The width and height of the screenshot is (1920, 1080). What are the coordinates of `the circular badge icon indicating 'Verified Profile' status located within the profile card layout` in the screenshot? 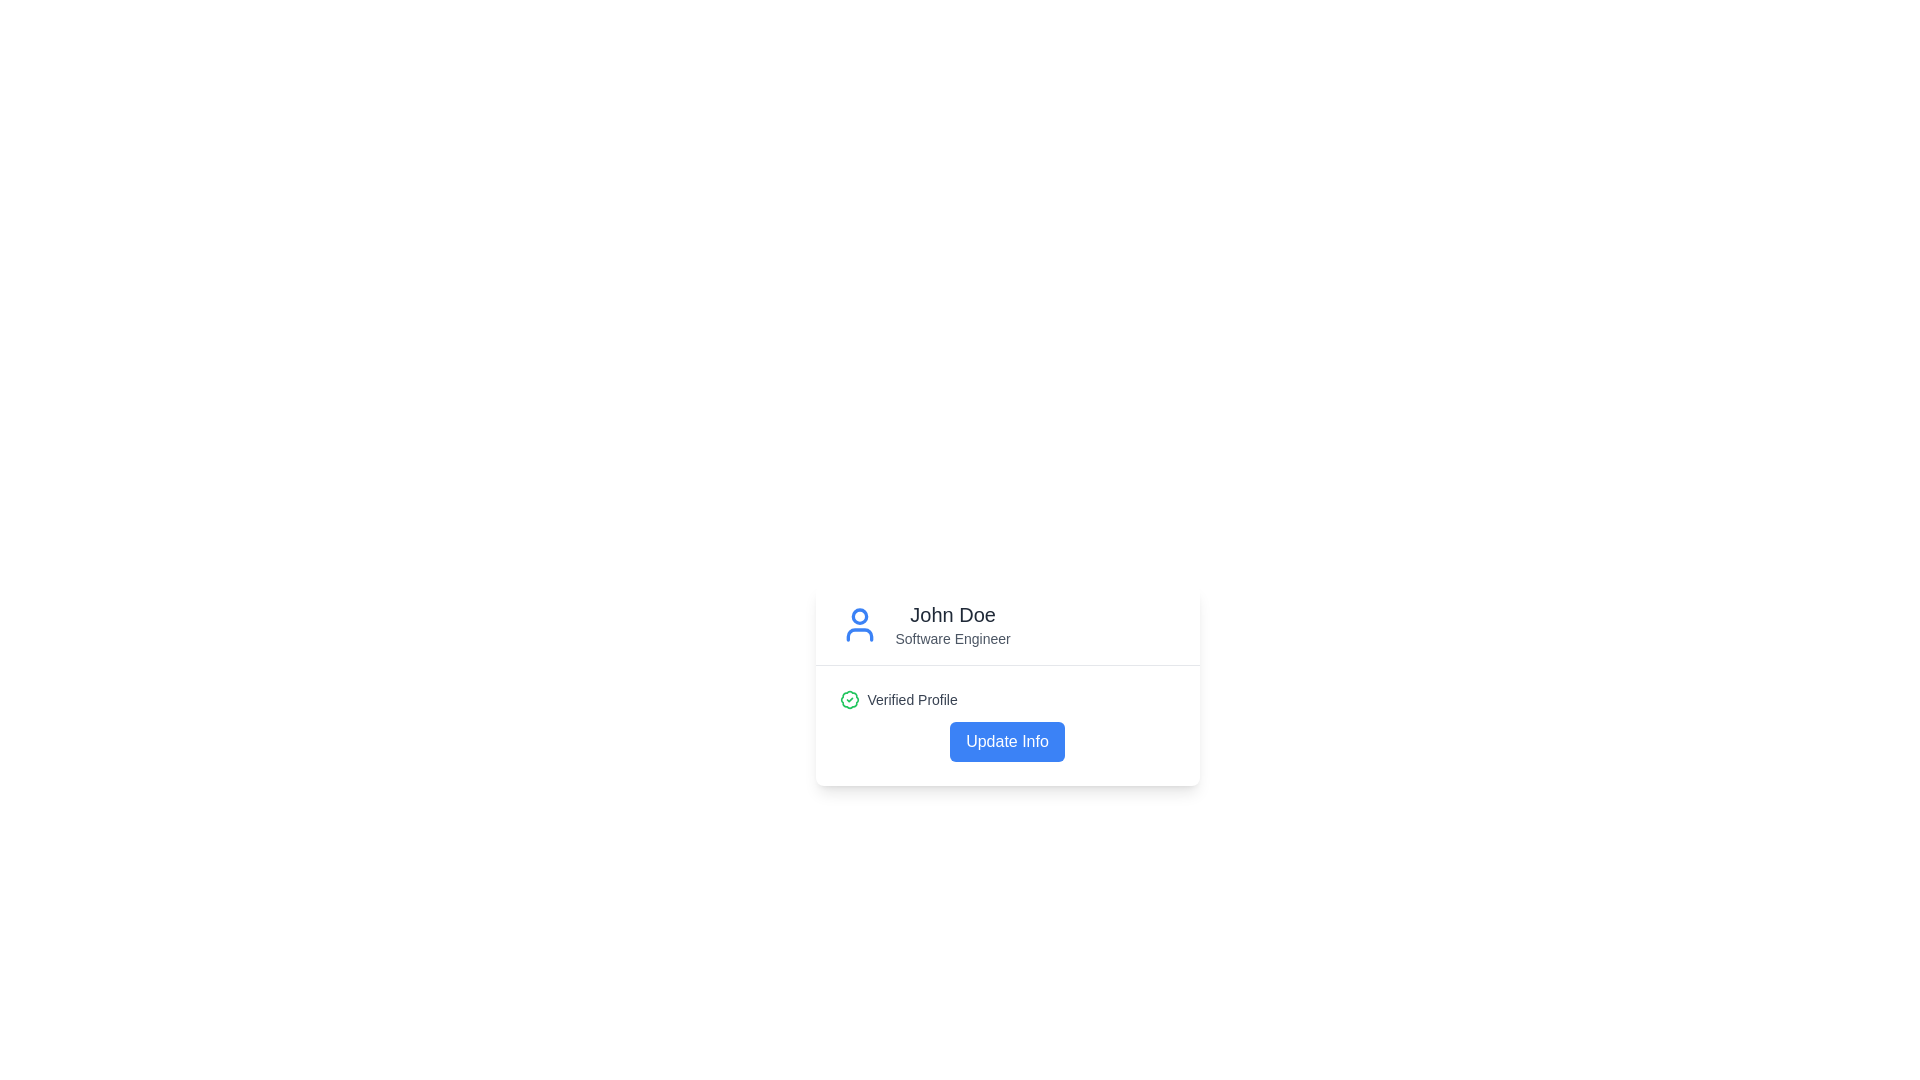 It's located at (849, 698).